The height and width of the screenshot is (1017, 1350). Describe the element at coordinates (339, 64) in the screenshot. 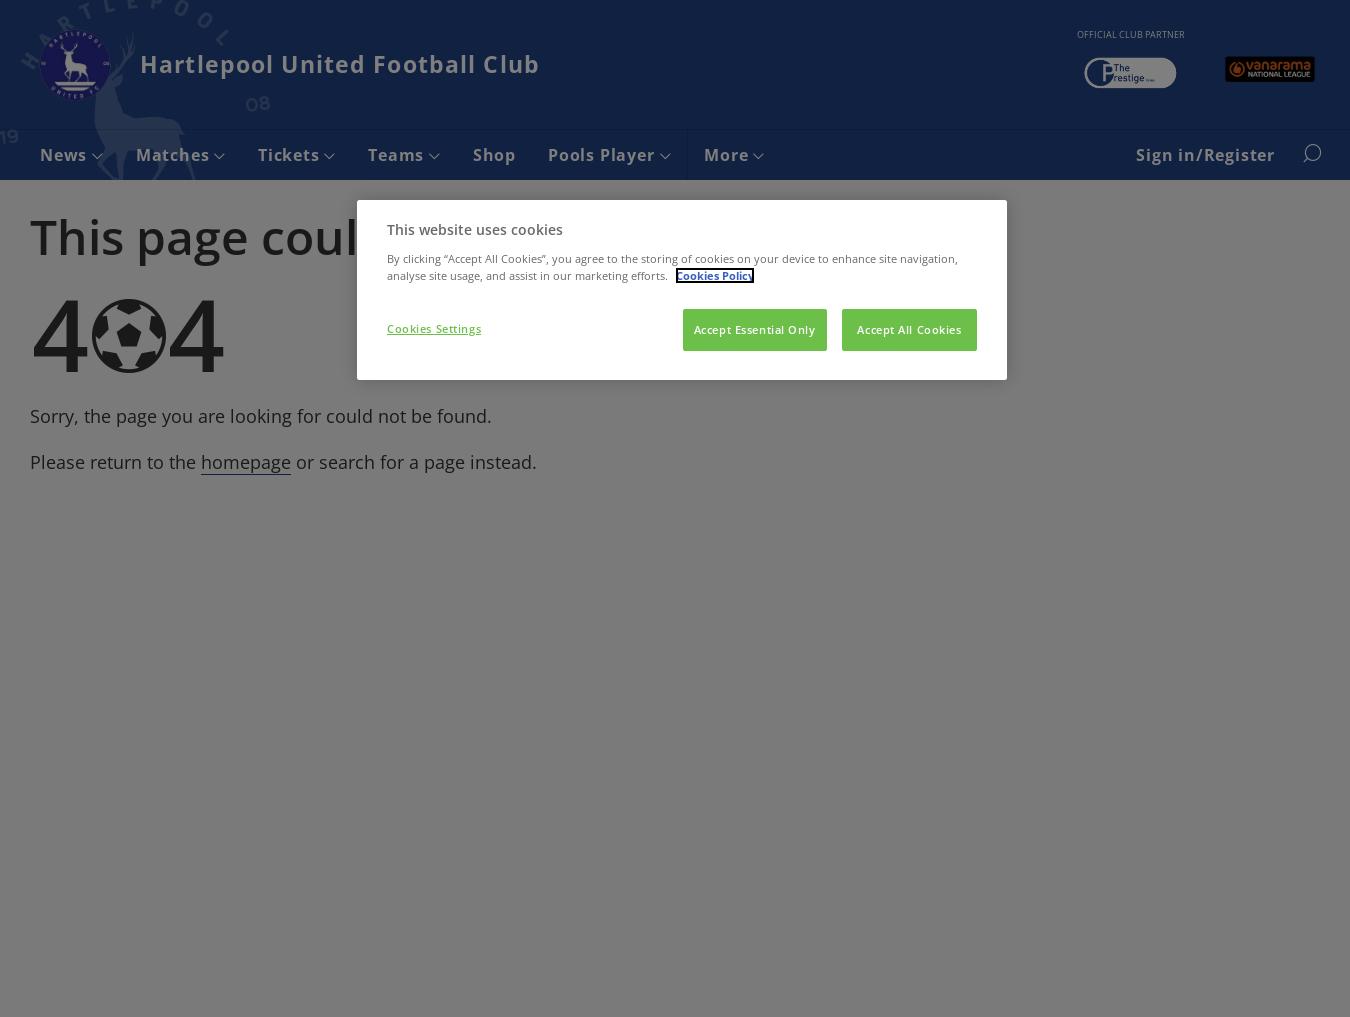

I see `'Hartlepool United Football Club'` at that location.